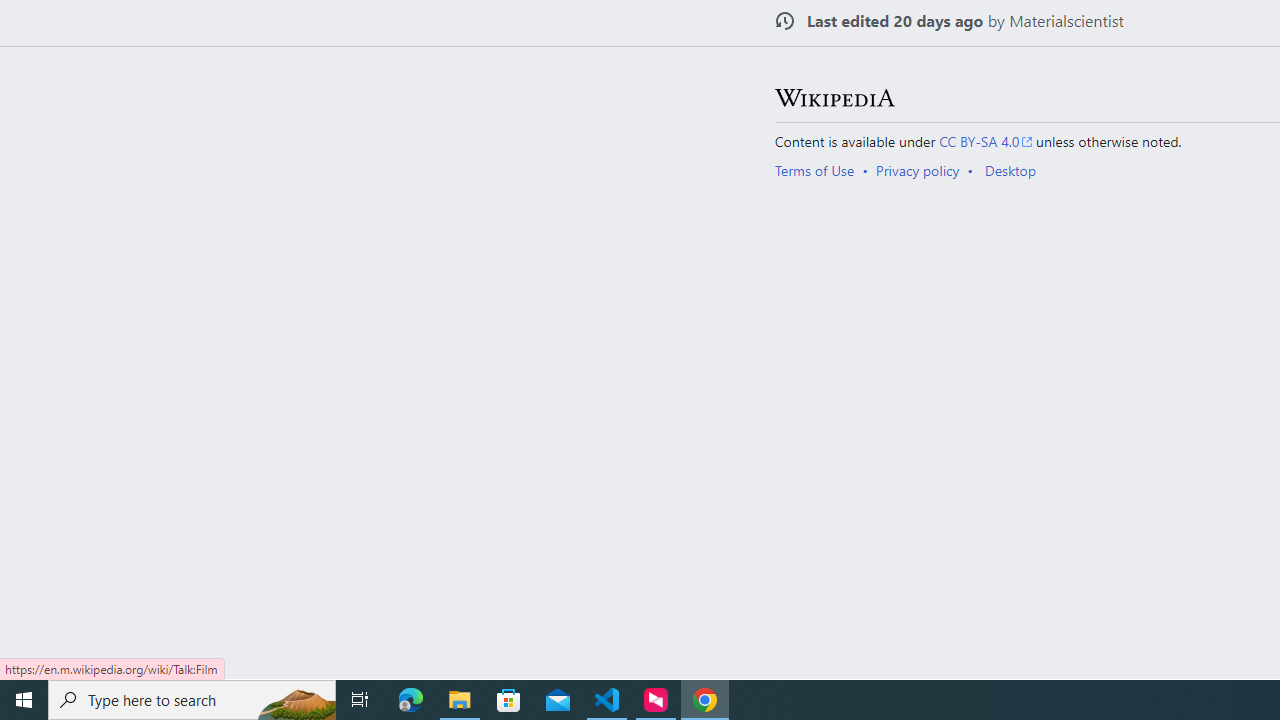 This screenshot has height=720, width=1280. What do you see at coordinates (1014, 169) in the screenshot?
I see `'AutomationID: footer-places-desktop-toggle'` at bounding box center [1014, 169].